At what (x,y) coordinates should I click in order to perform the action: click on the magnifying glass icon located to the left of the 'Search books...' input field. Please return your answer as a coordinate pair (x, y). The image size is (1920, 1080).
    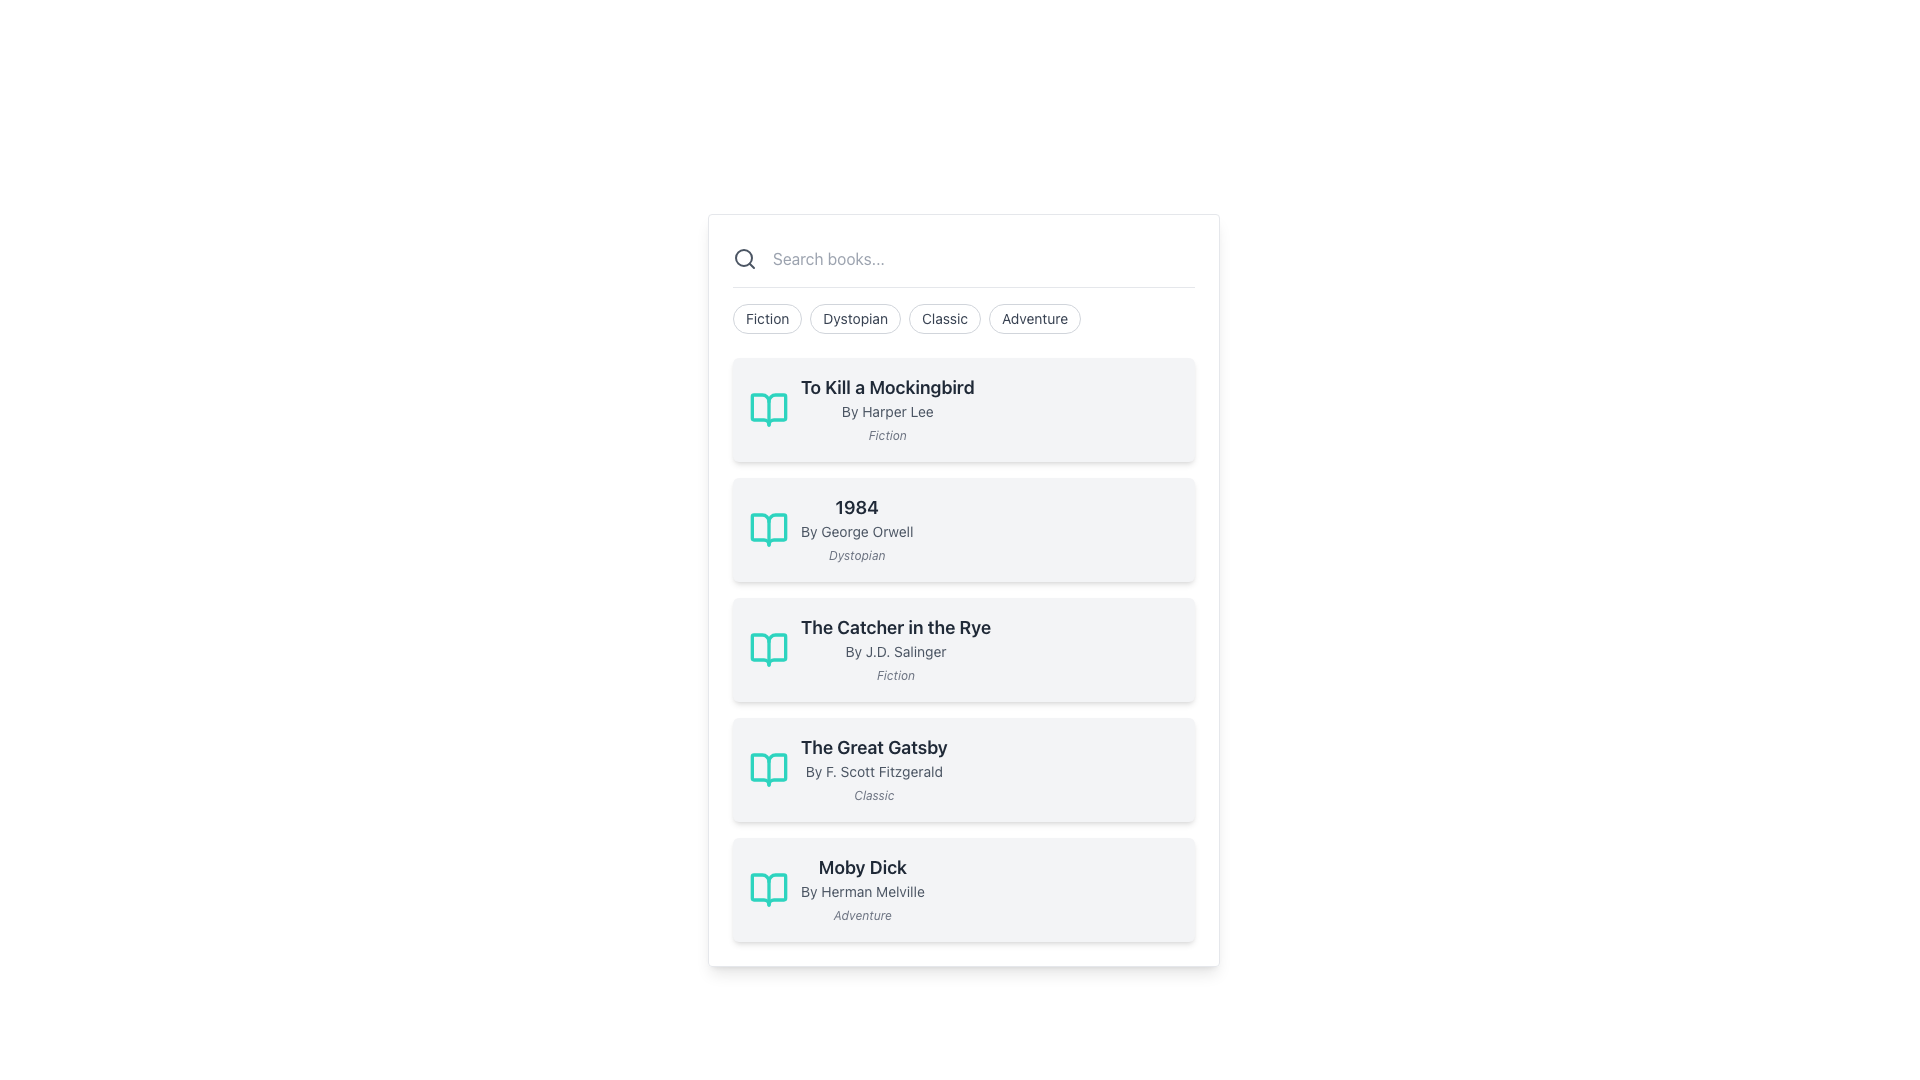
    Looking at the image, I should click on (743, 257).